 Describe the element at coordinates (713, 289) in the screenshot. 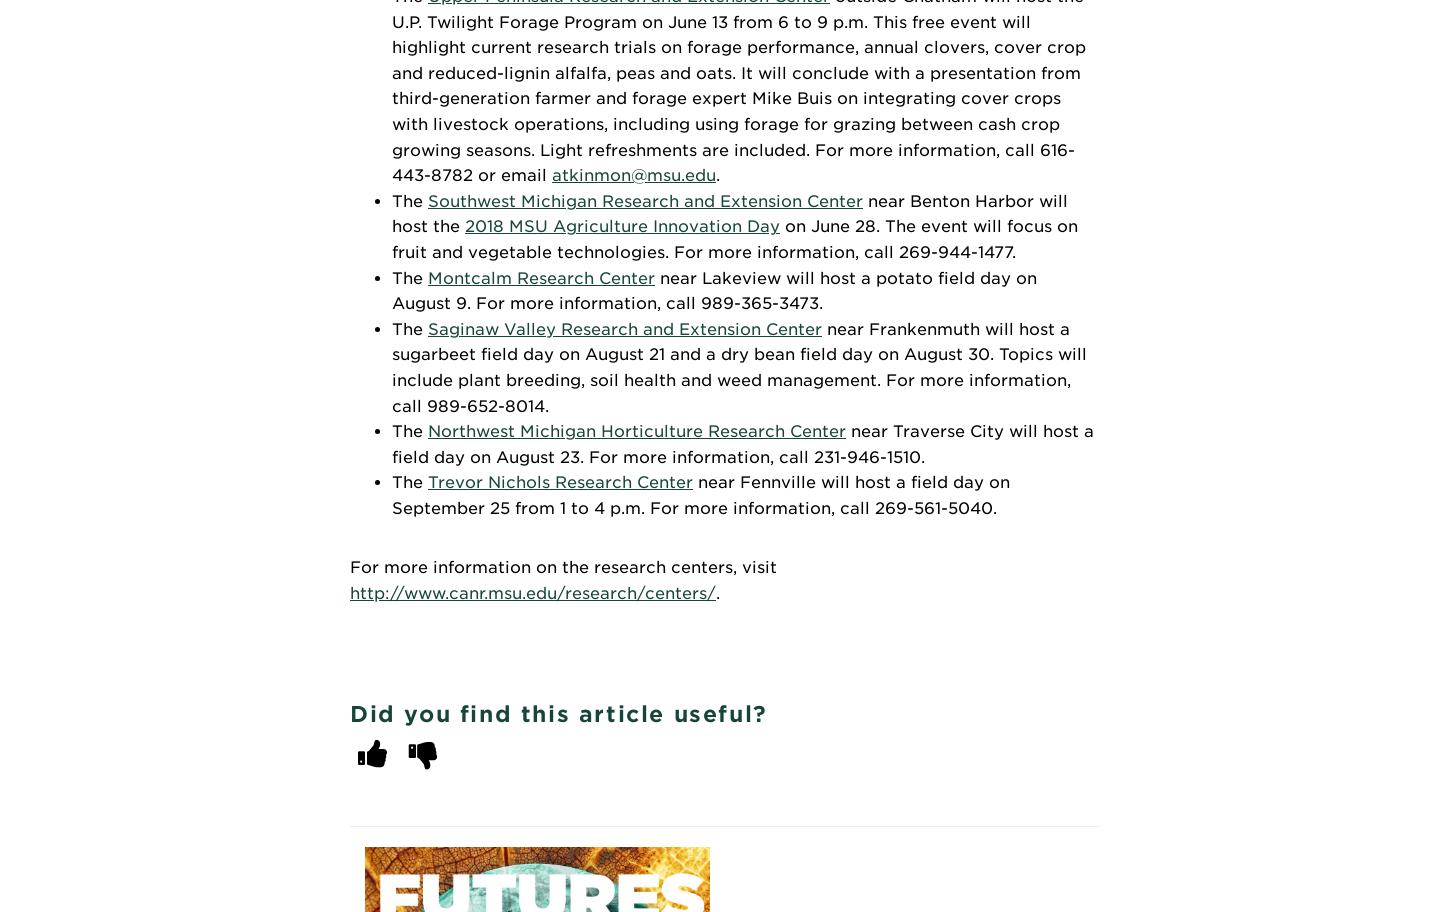

I see `'near Lakeview will host a potato field day on August 9. For more information, call 989-365-3473.'` at that location.